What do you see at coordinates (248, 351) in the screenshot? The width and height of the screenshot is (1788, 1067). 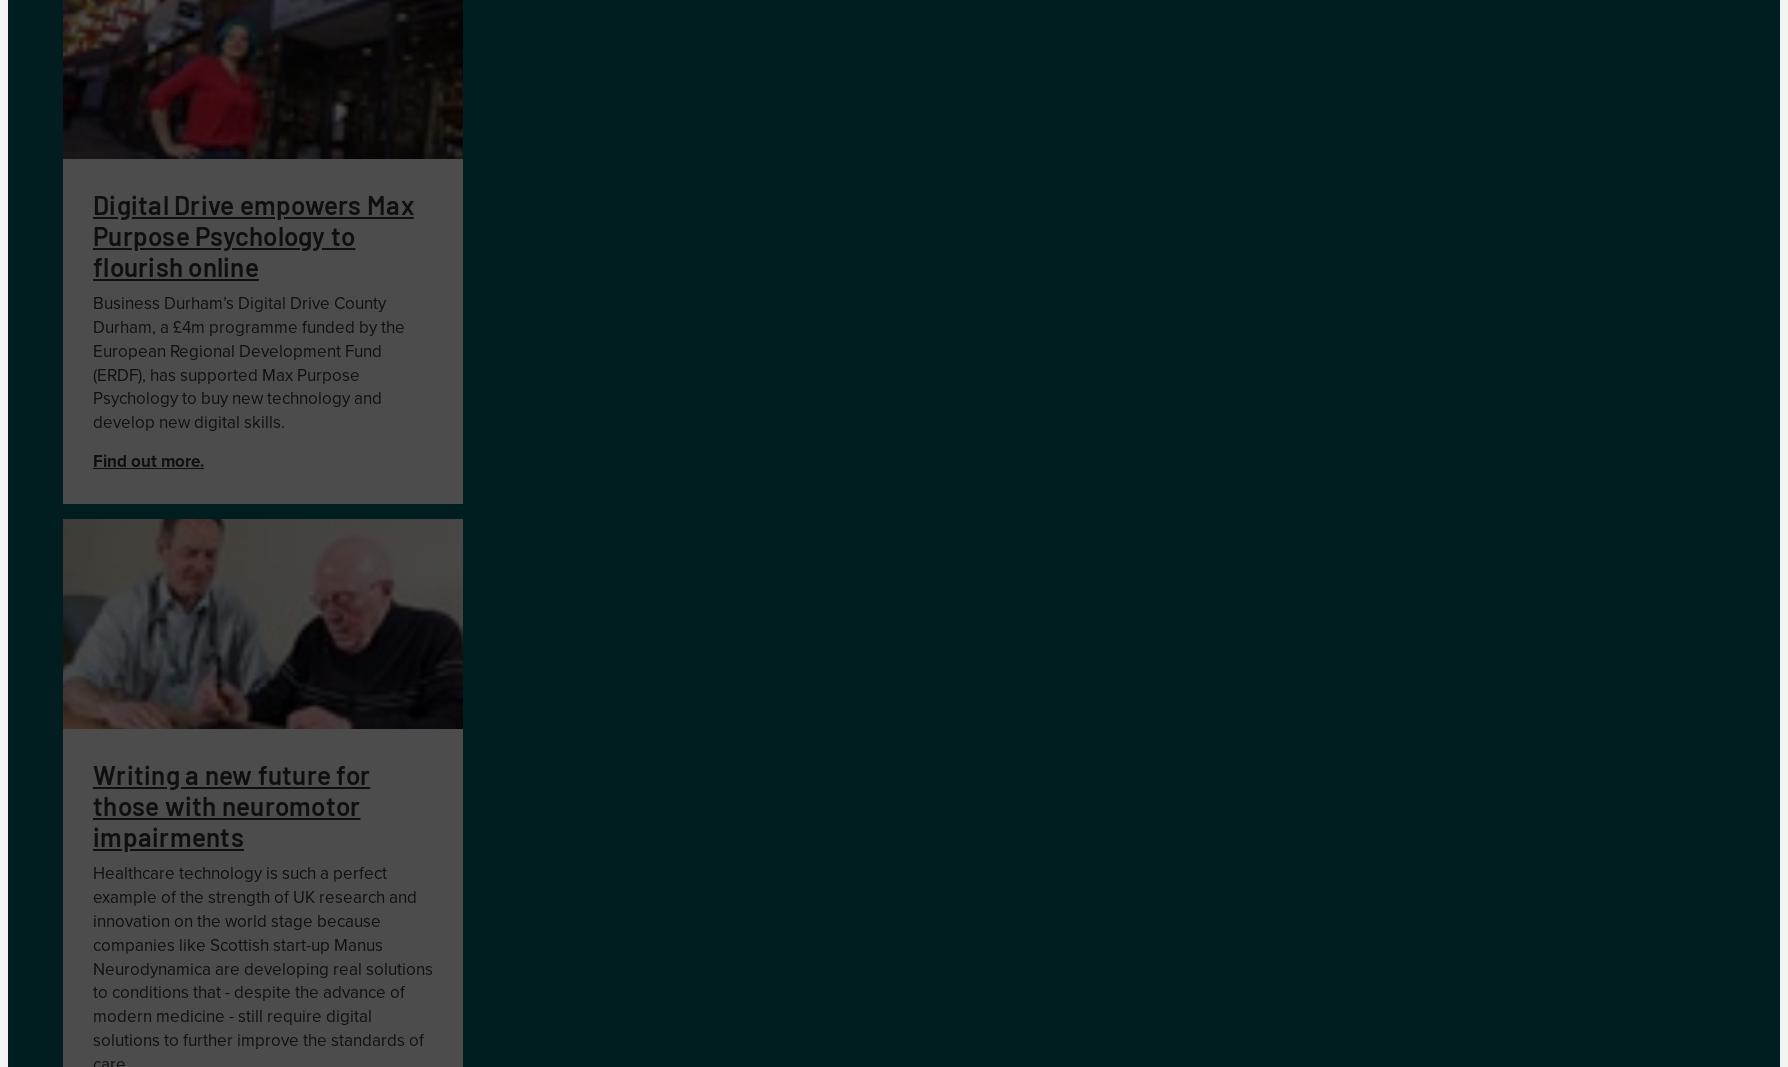 I see `'a £4m programme funded by the European Regional Development Fund (ERDF),'` at bounding box center [248, 351].